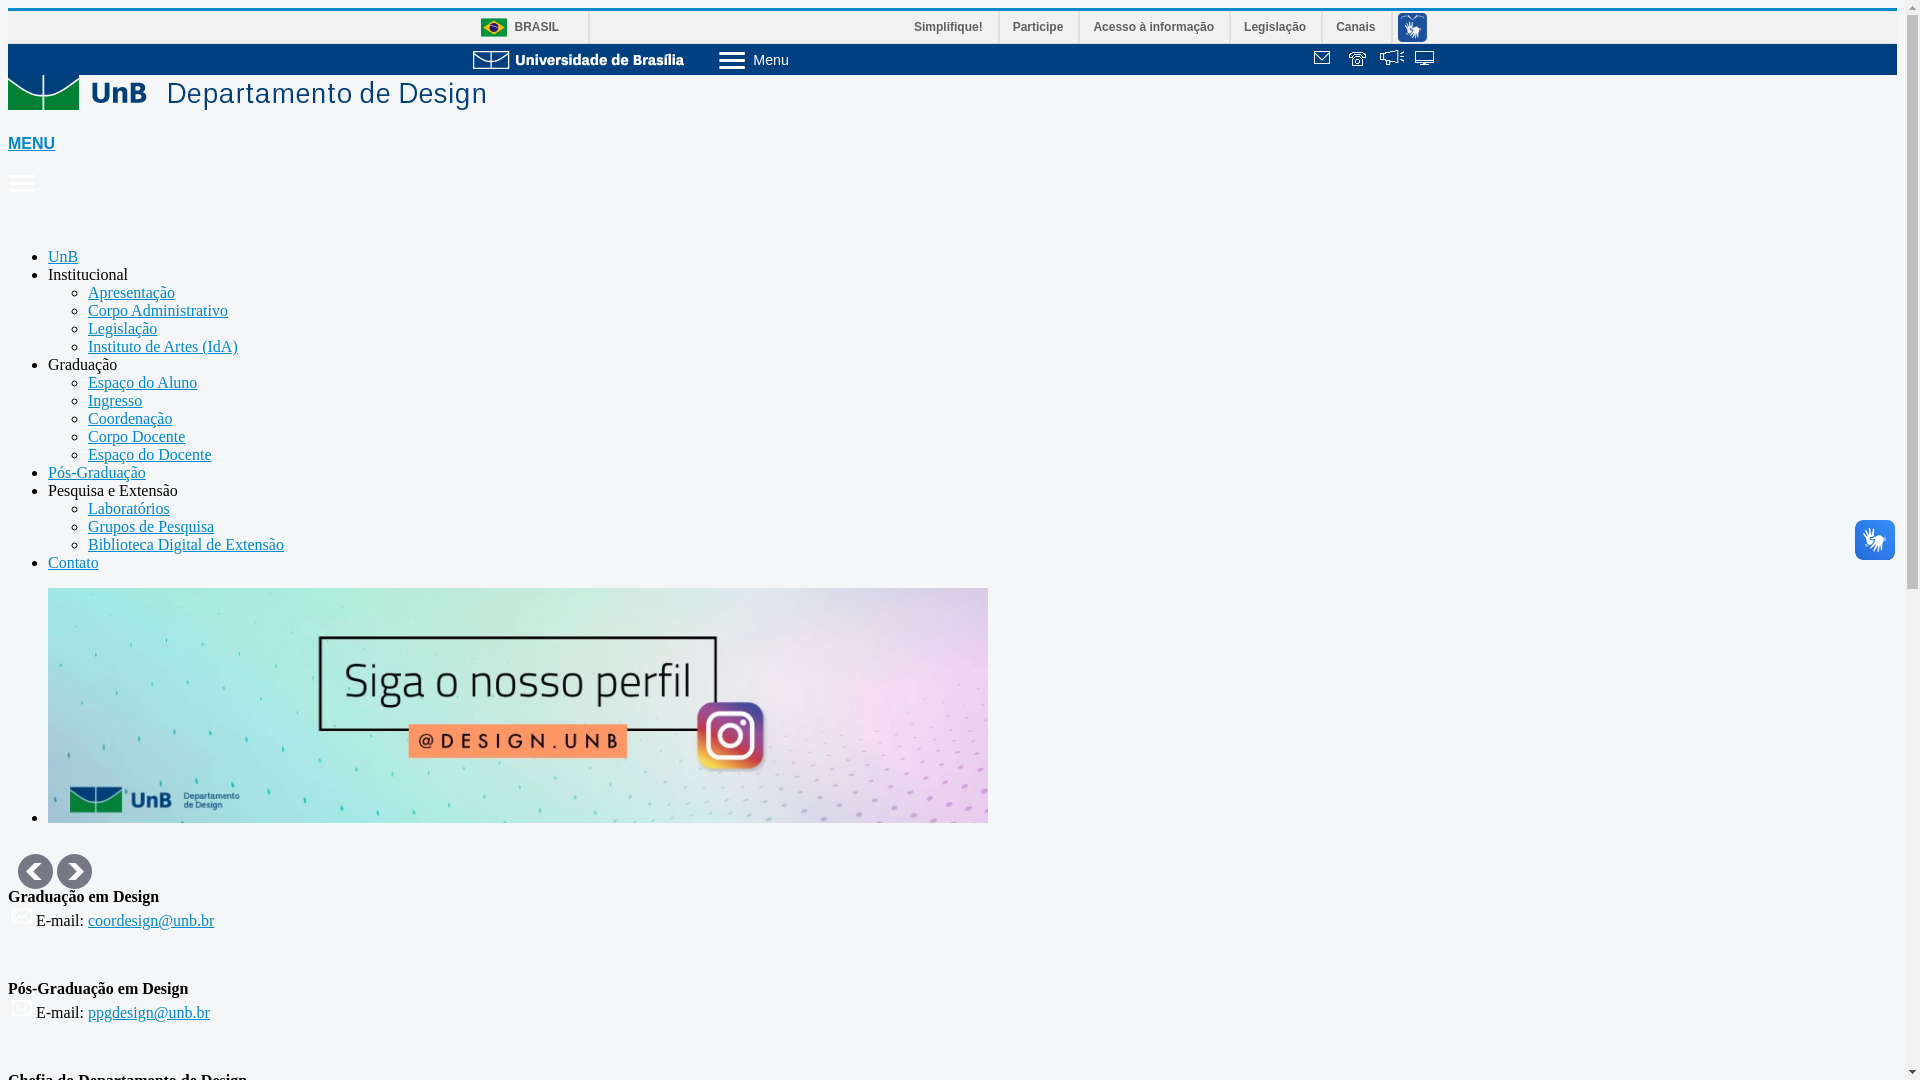 This screenshot has width=1920, height=1080. I want to click on ' ', so click(1424, 59).